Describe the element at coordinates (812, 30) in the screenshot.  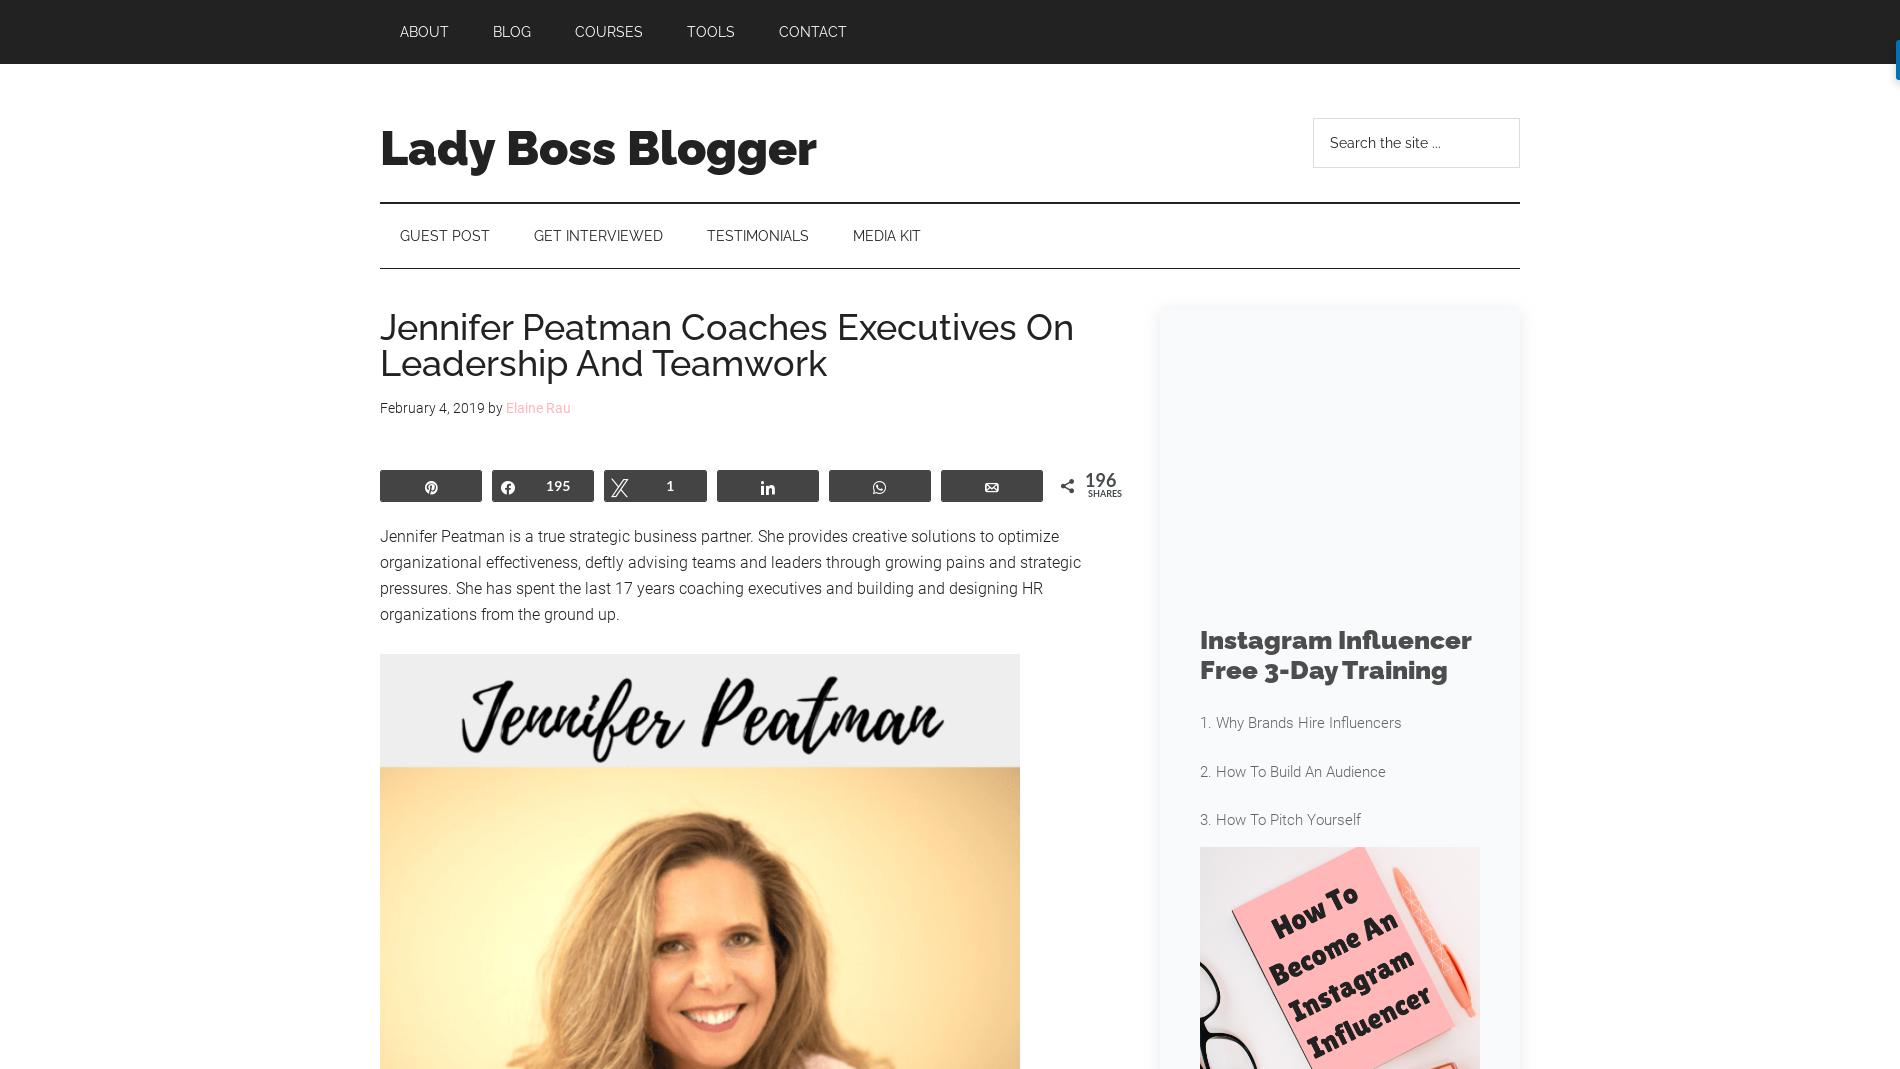
I see `'Contact'` at that location.